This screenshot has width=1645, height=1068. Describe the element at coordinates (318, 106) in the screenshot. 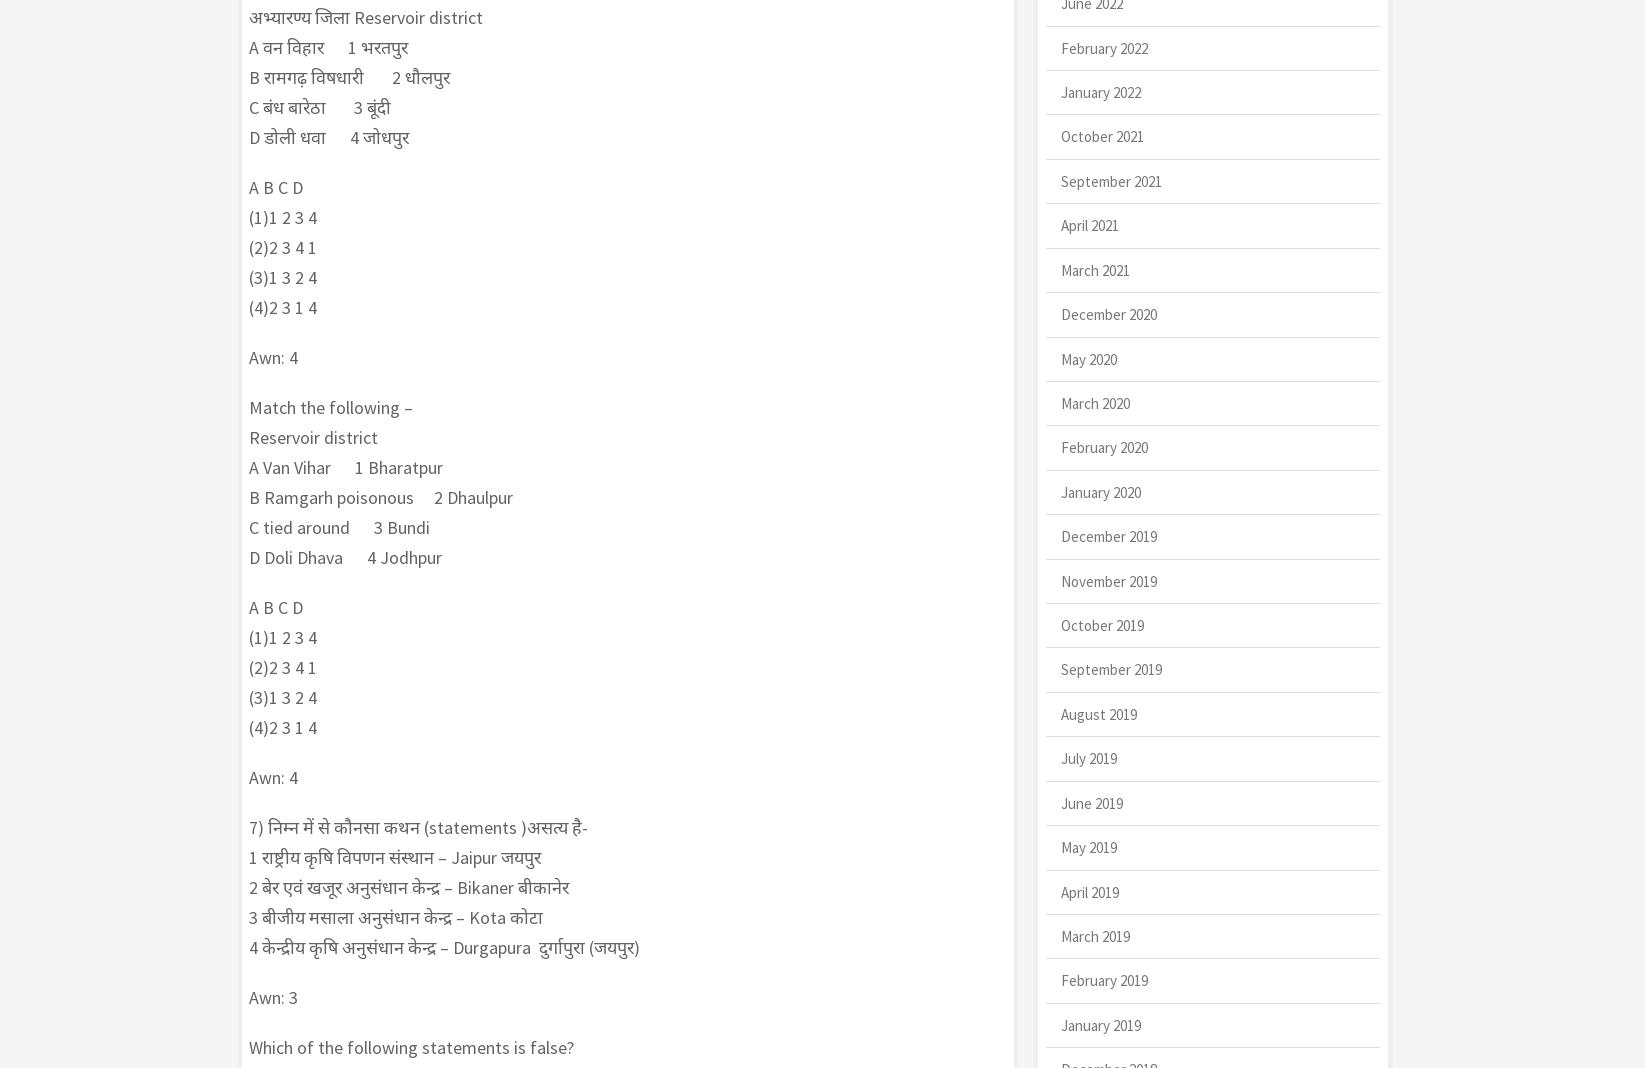

I see `'C बंध बारेठा       3 बूंदी'` at that location.